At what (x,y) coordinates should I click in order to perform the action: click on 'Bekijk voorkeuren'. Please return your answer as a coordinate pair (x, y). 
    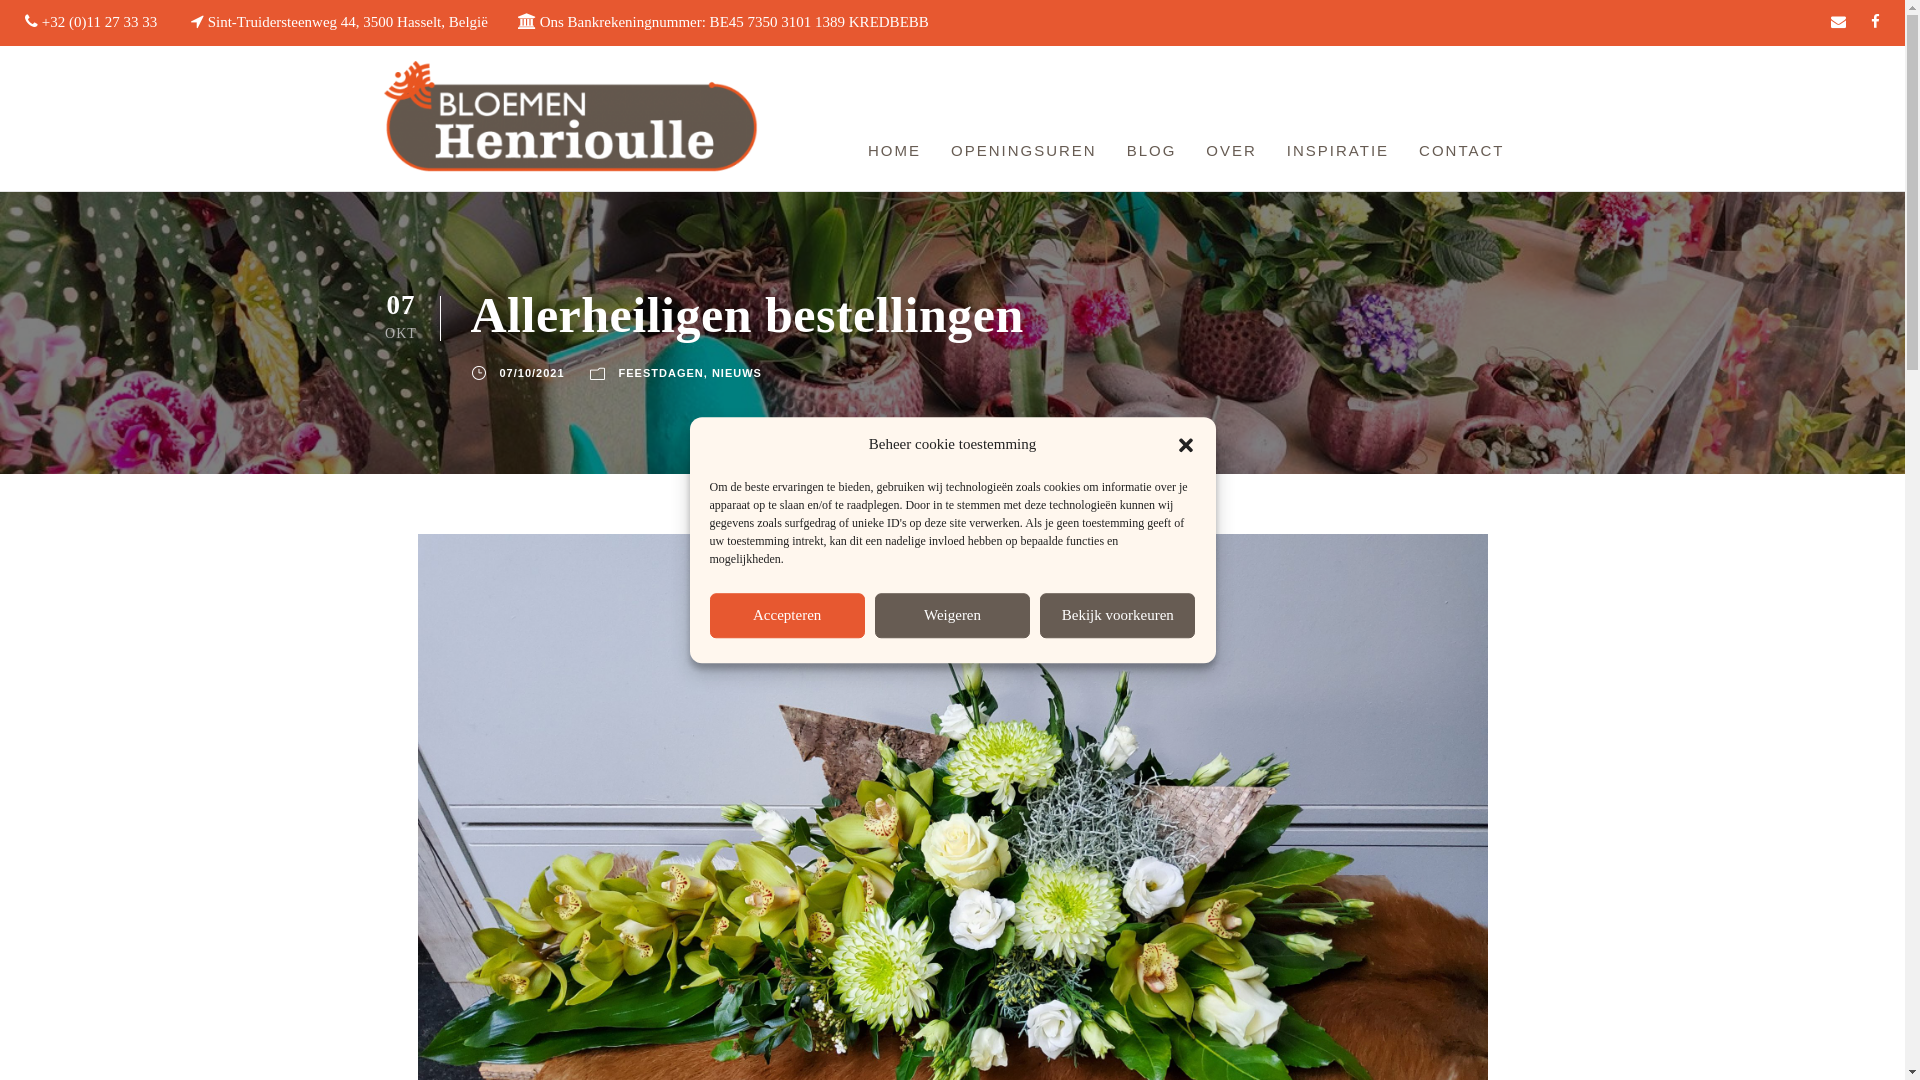
    Looking at the image, I should click on (1040, 614).